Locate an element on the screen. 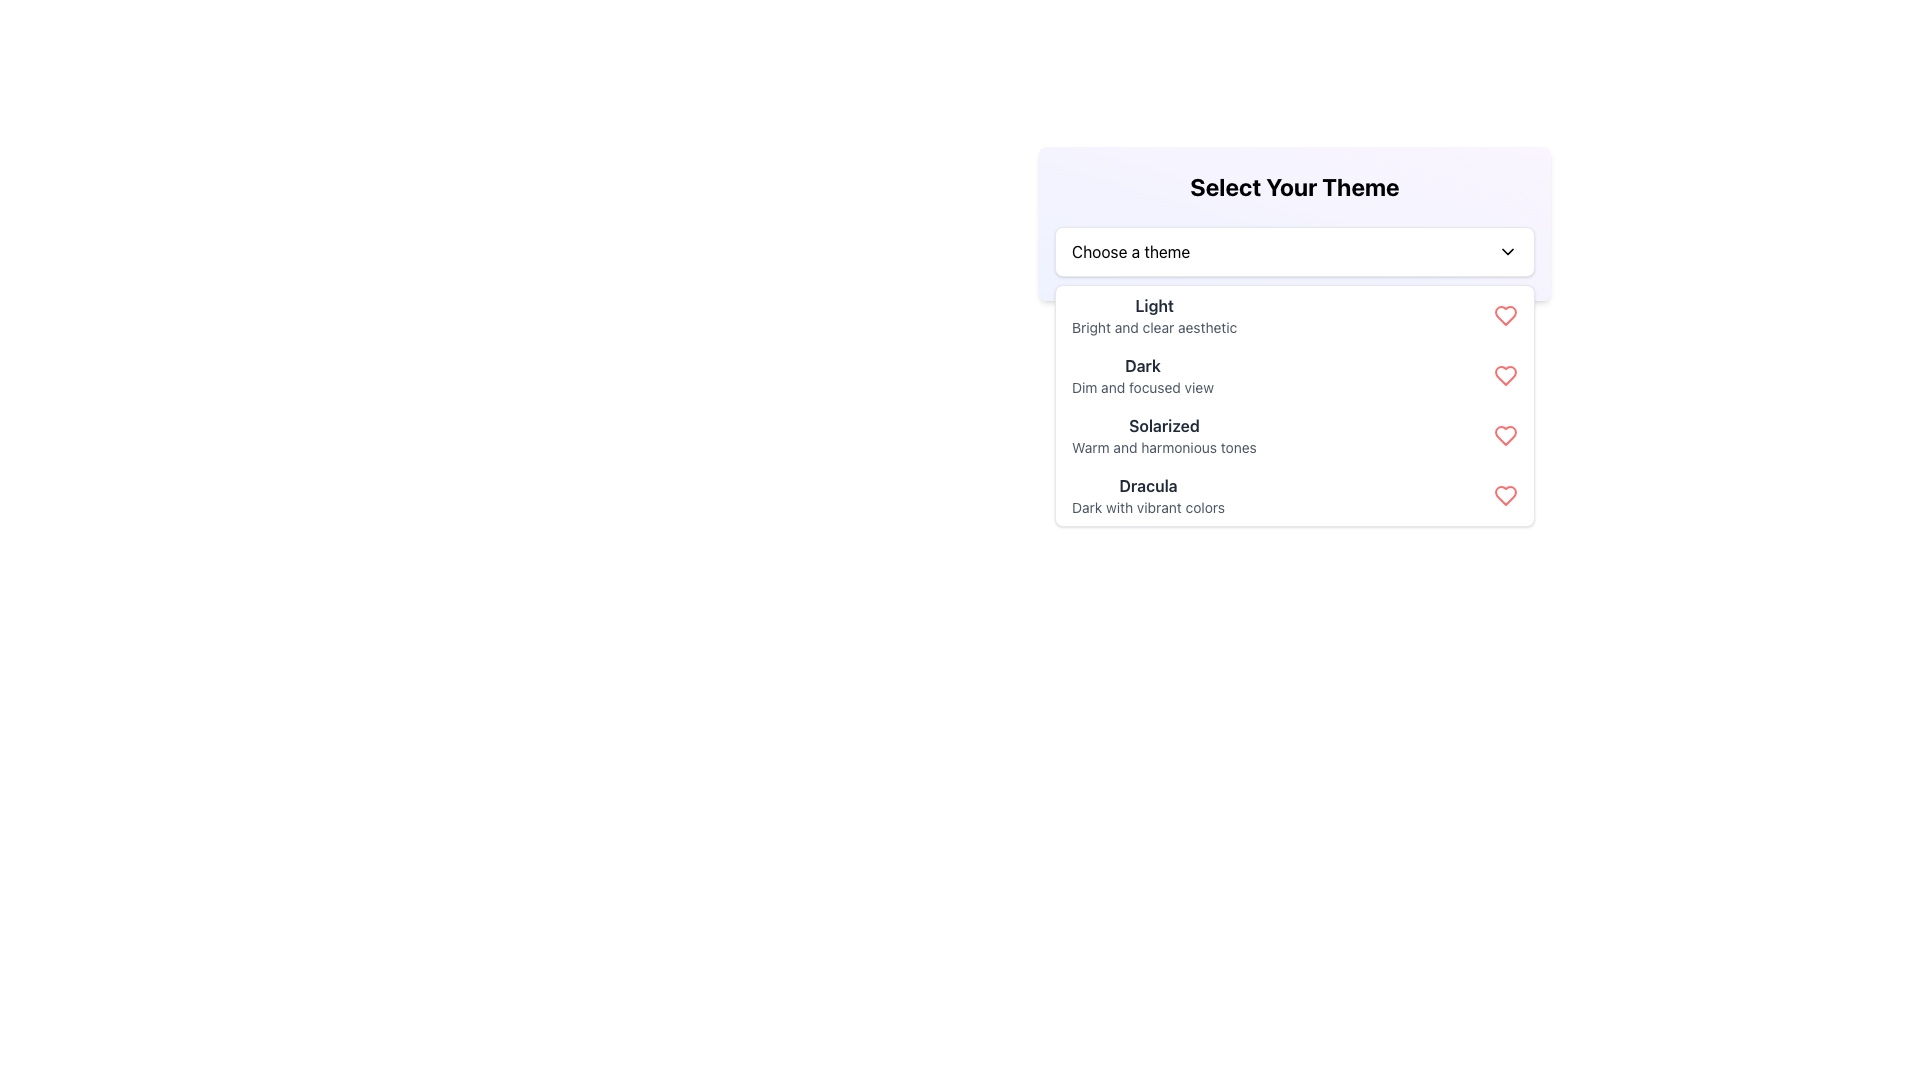 This screenshot has width=1920, height=1080. the Dropdown menu for keyboard navigation, located within the 'Select Your Theme' card, positioned below the title text is located at coordinates (1295, 250).